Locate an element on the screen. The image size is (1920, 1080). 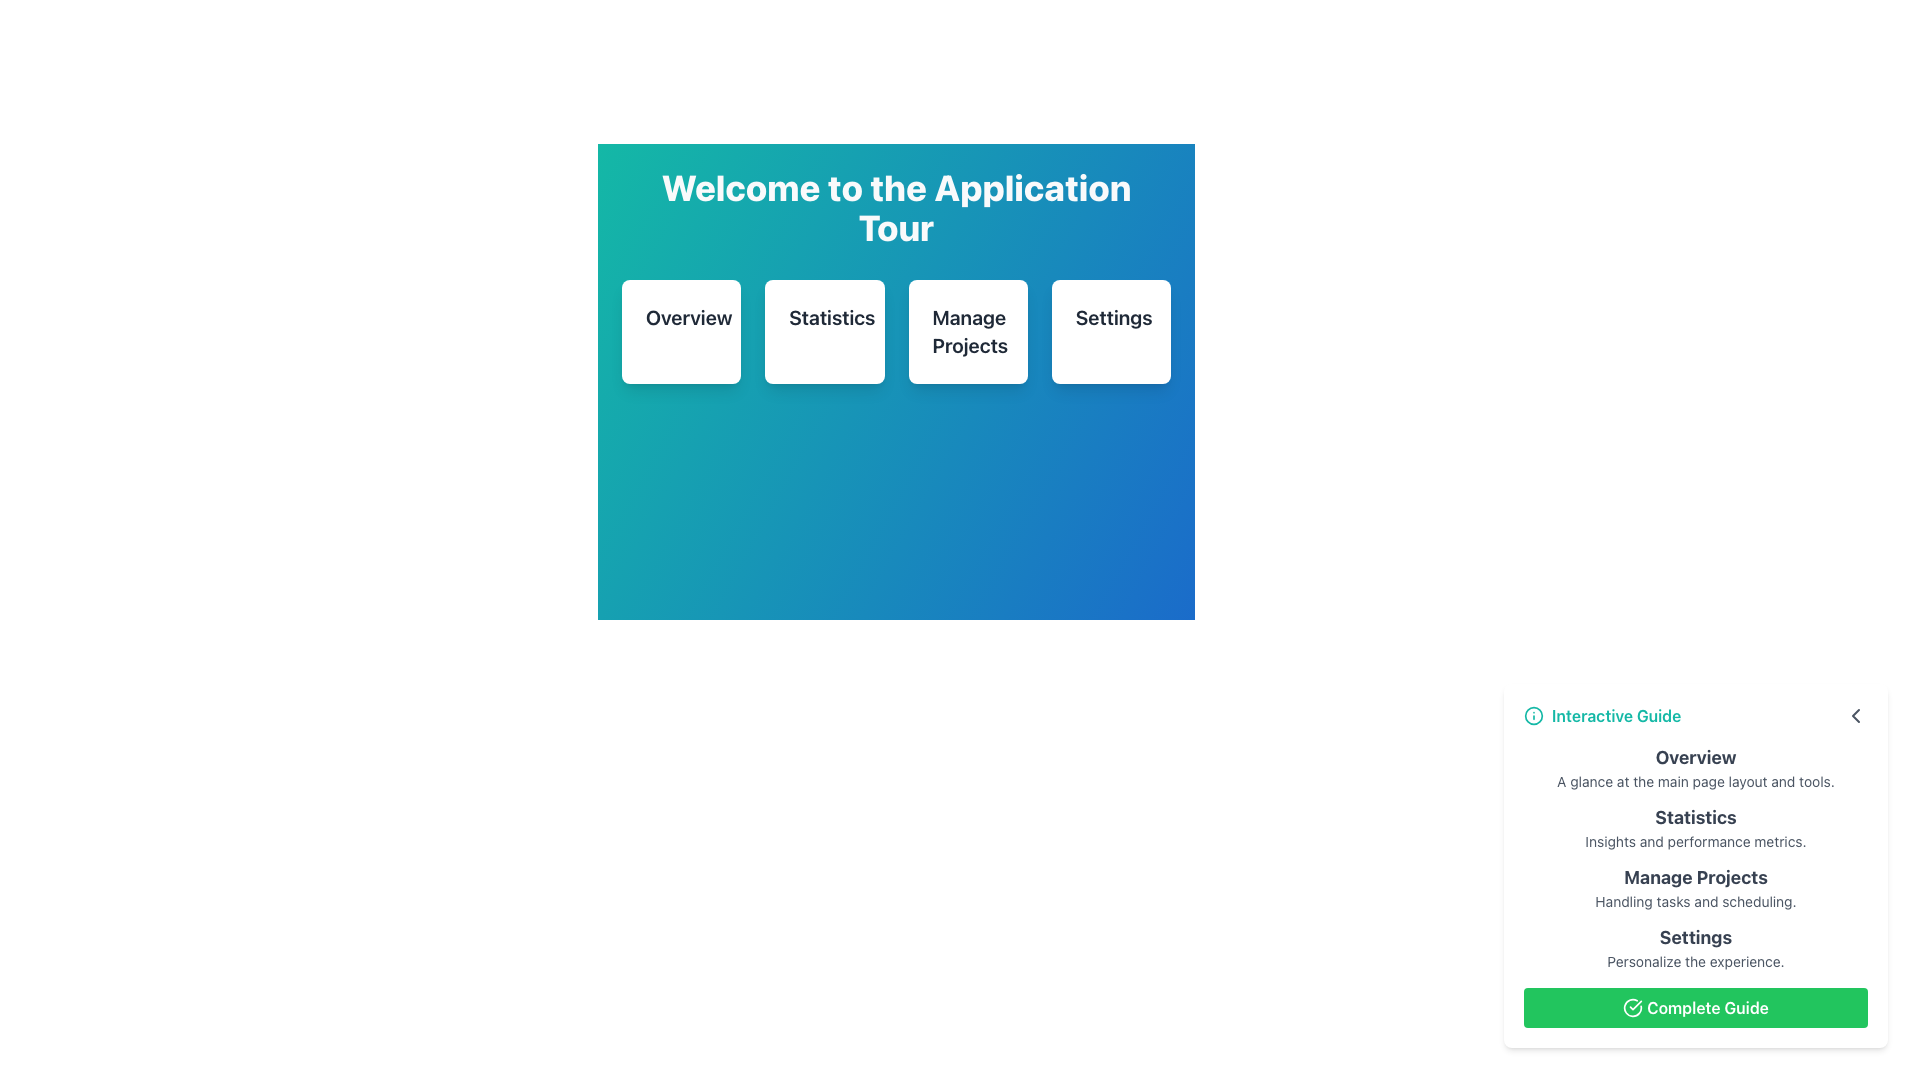
the 'Overview' informational card, which is a white, rounded rectangle with a shadow effect containing the text 'Overview' in bold, dark gray font is located at coordinates (681, 330).